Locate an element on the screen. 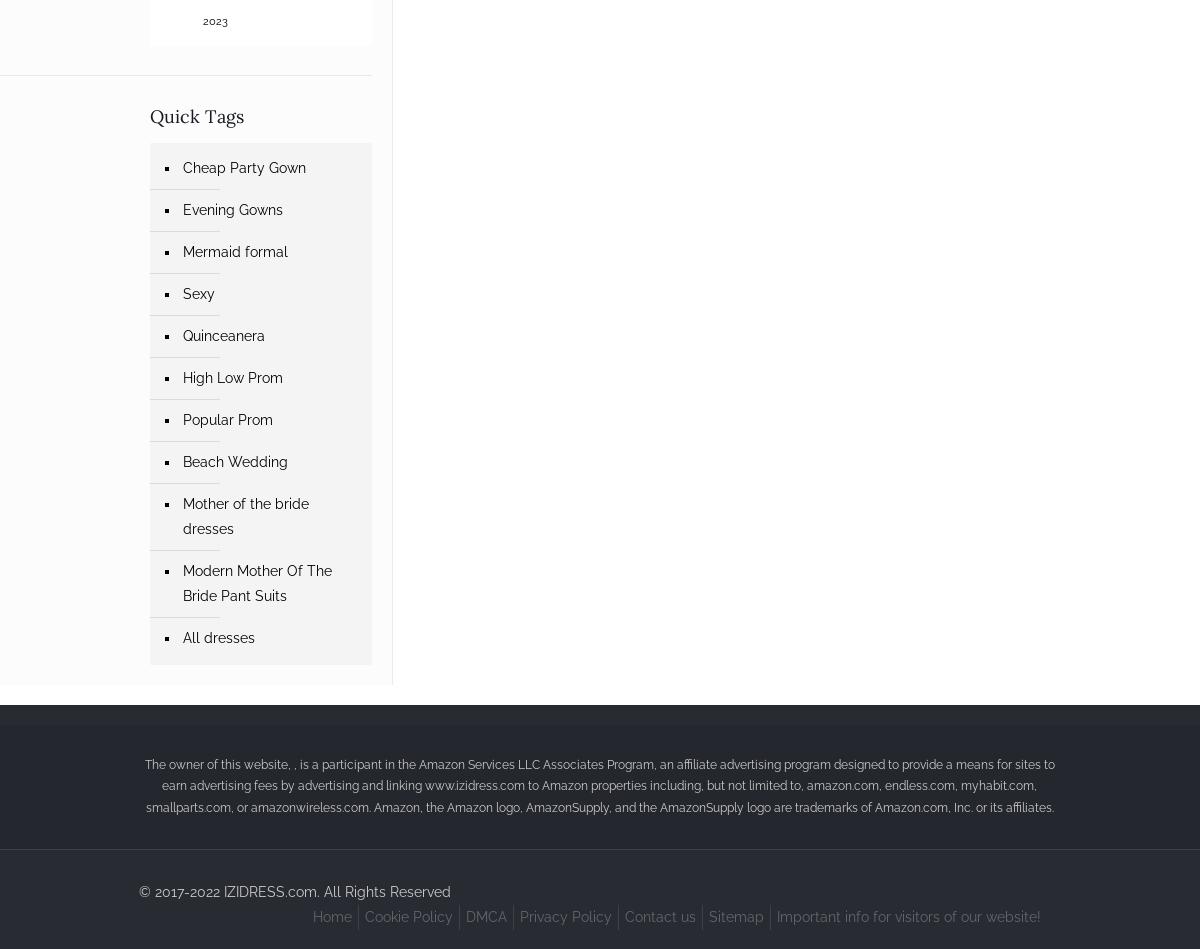 The width and height of the screenshot is (1200, 949). 'Modern Mother Of The Bride Pant Suits' is located at coordinates (256, 581).